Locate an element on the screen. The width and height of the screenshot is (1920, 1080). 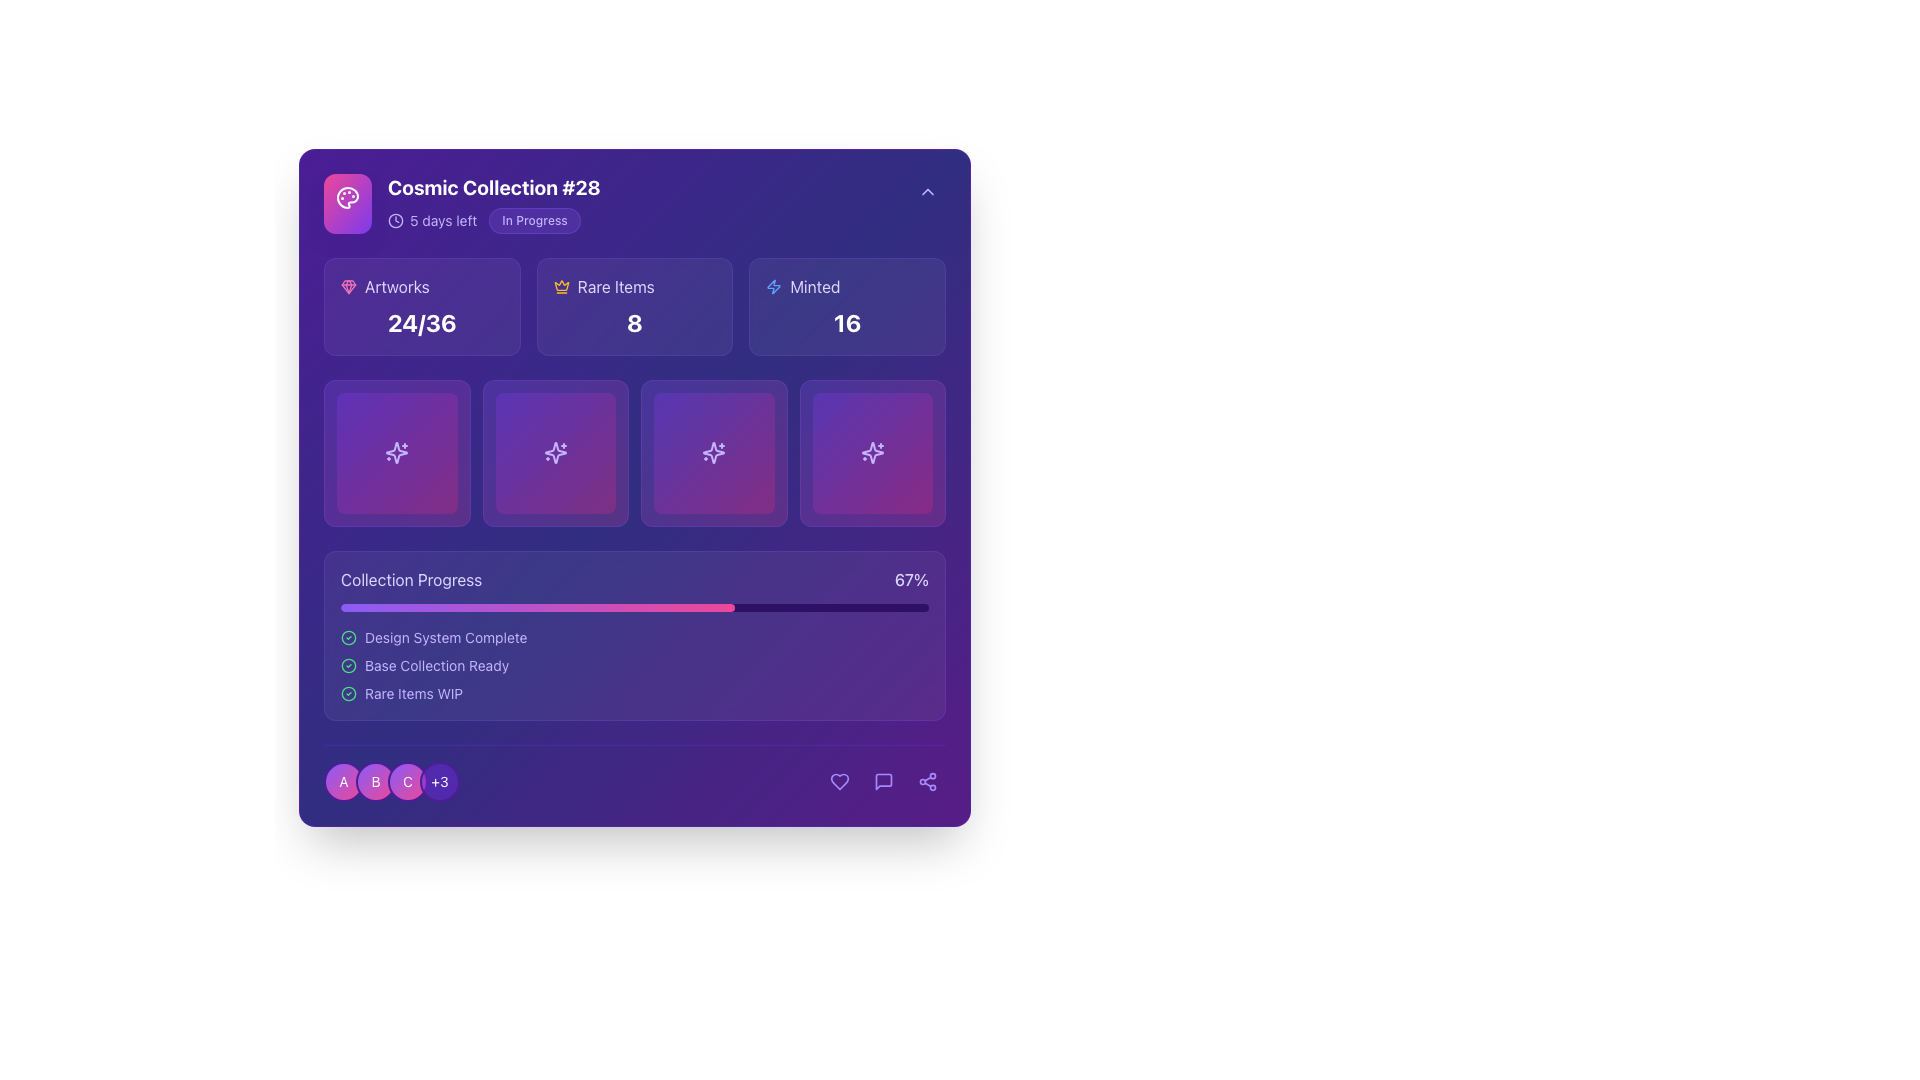
the text label displaying the progress indicator for 24 out of 36 items in the 'Artworks' section is located at coordinates (421, 322).